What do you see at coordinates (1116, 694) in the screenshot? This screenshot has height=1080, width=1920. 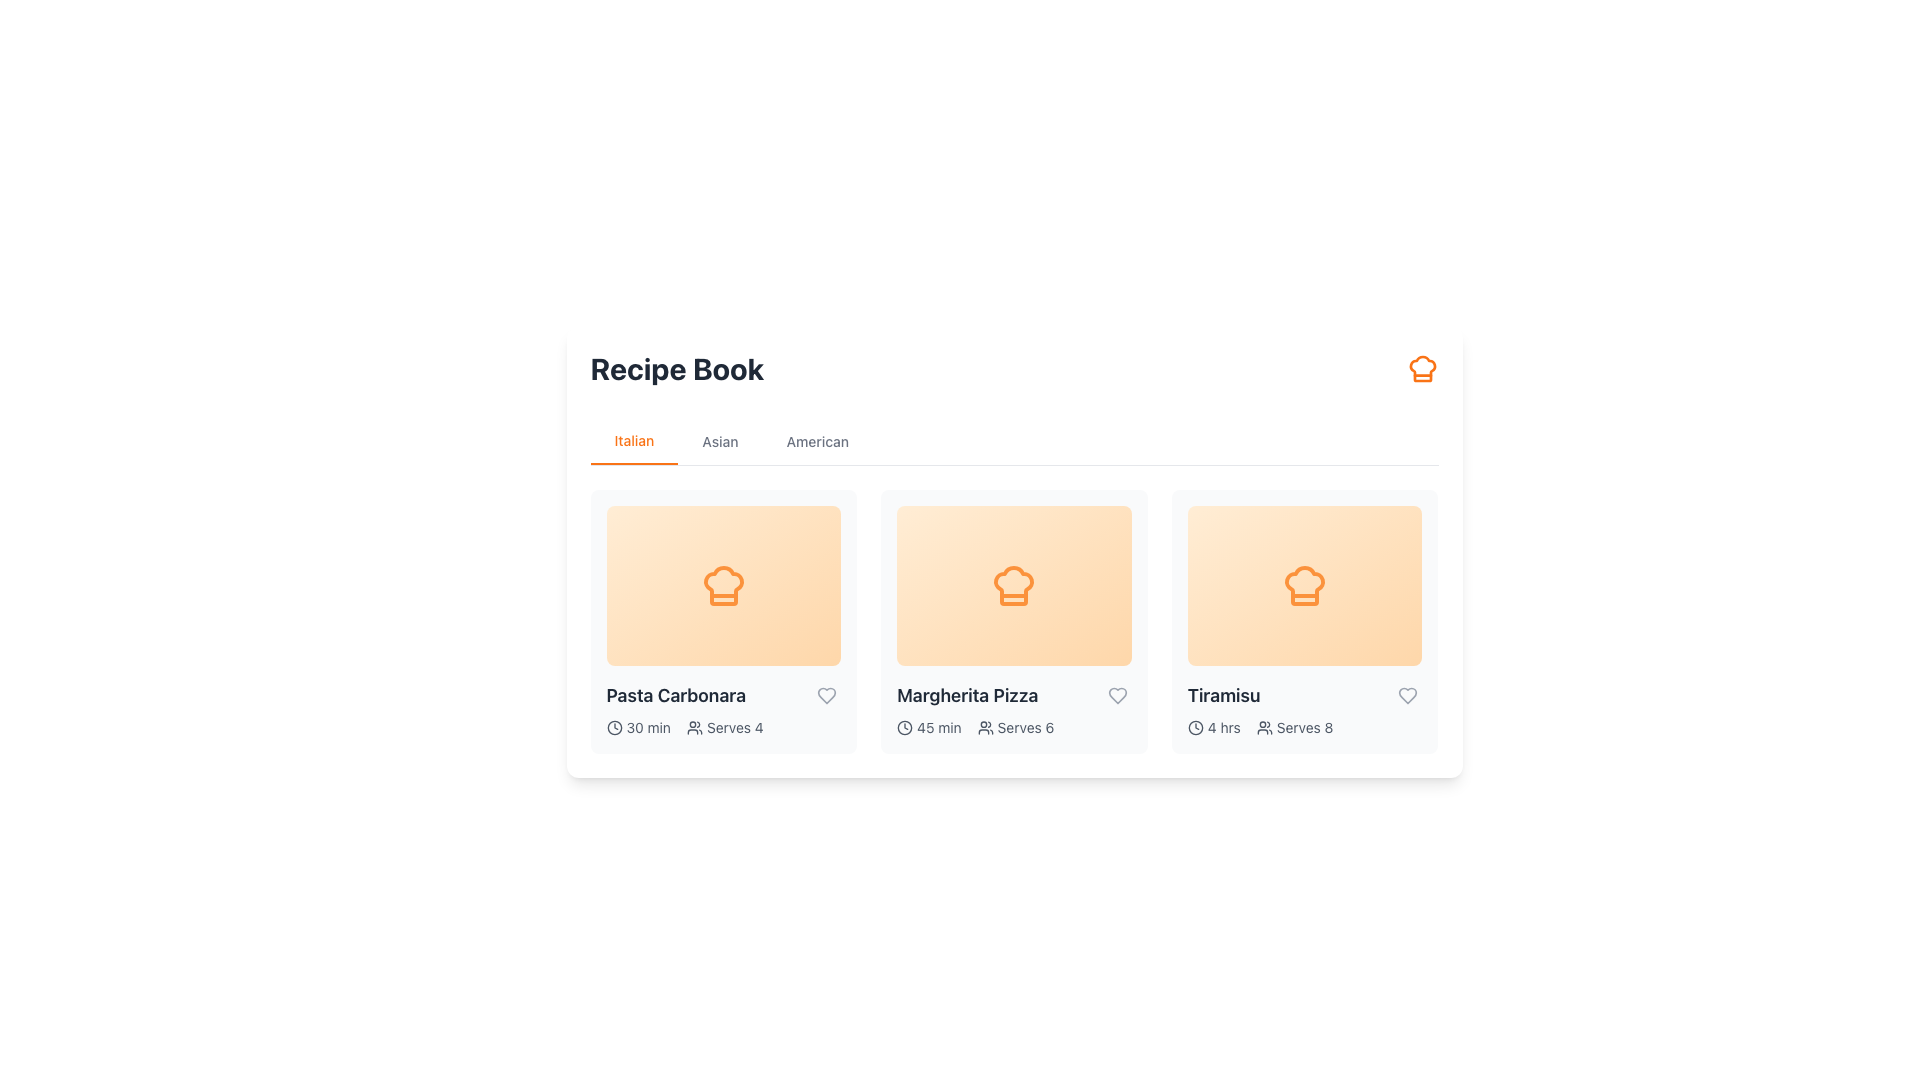 I see `the heart-shaped icon button located at the bottom-right corner of the 'Margherita Pizza' recipe card to favorite the item` at bounding box center [1116, 694].